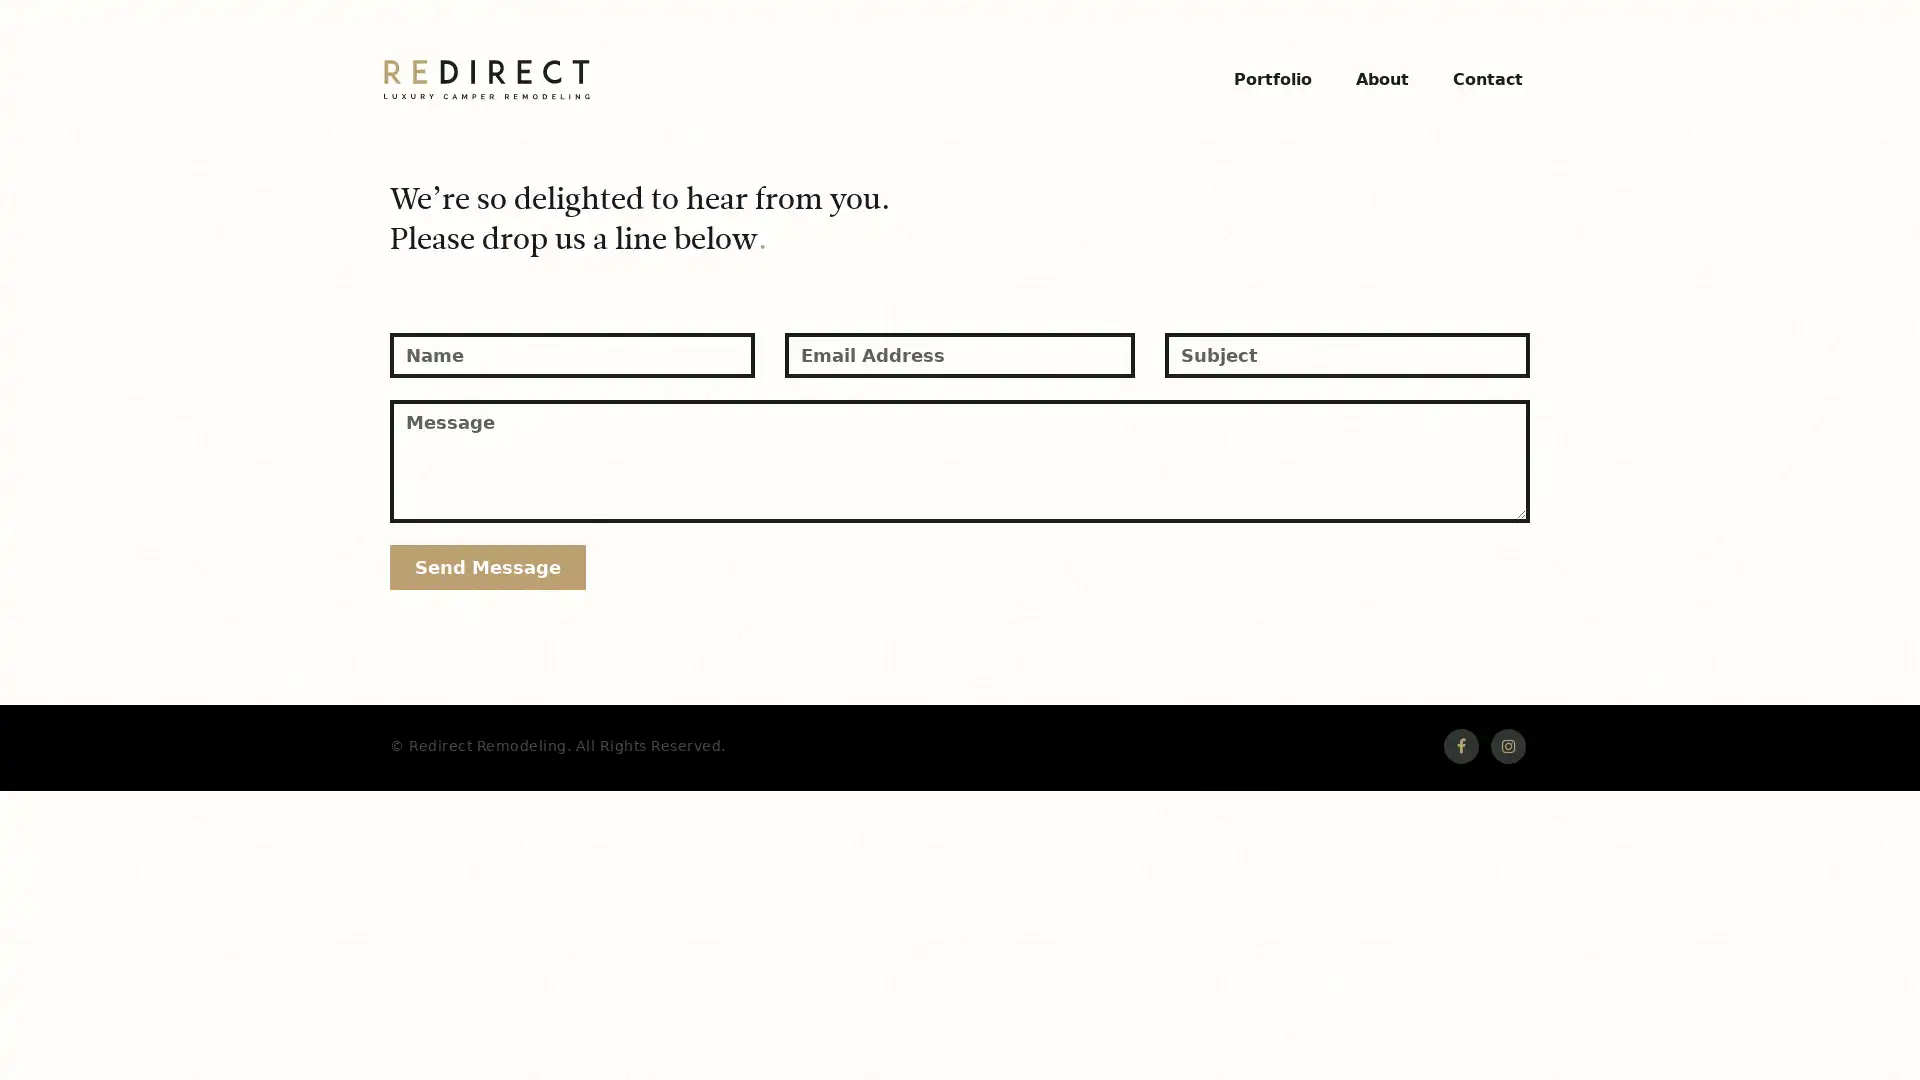 The height and width of the screenshot is (1080, 1920). I want to click on Send Message Send Message, so click(488, 560).